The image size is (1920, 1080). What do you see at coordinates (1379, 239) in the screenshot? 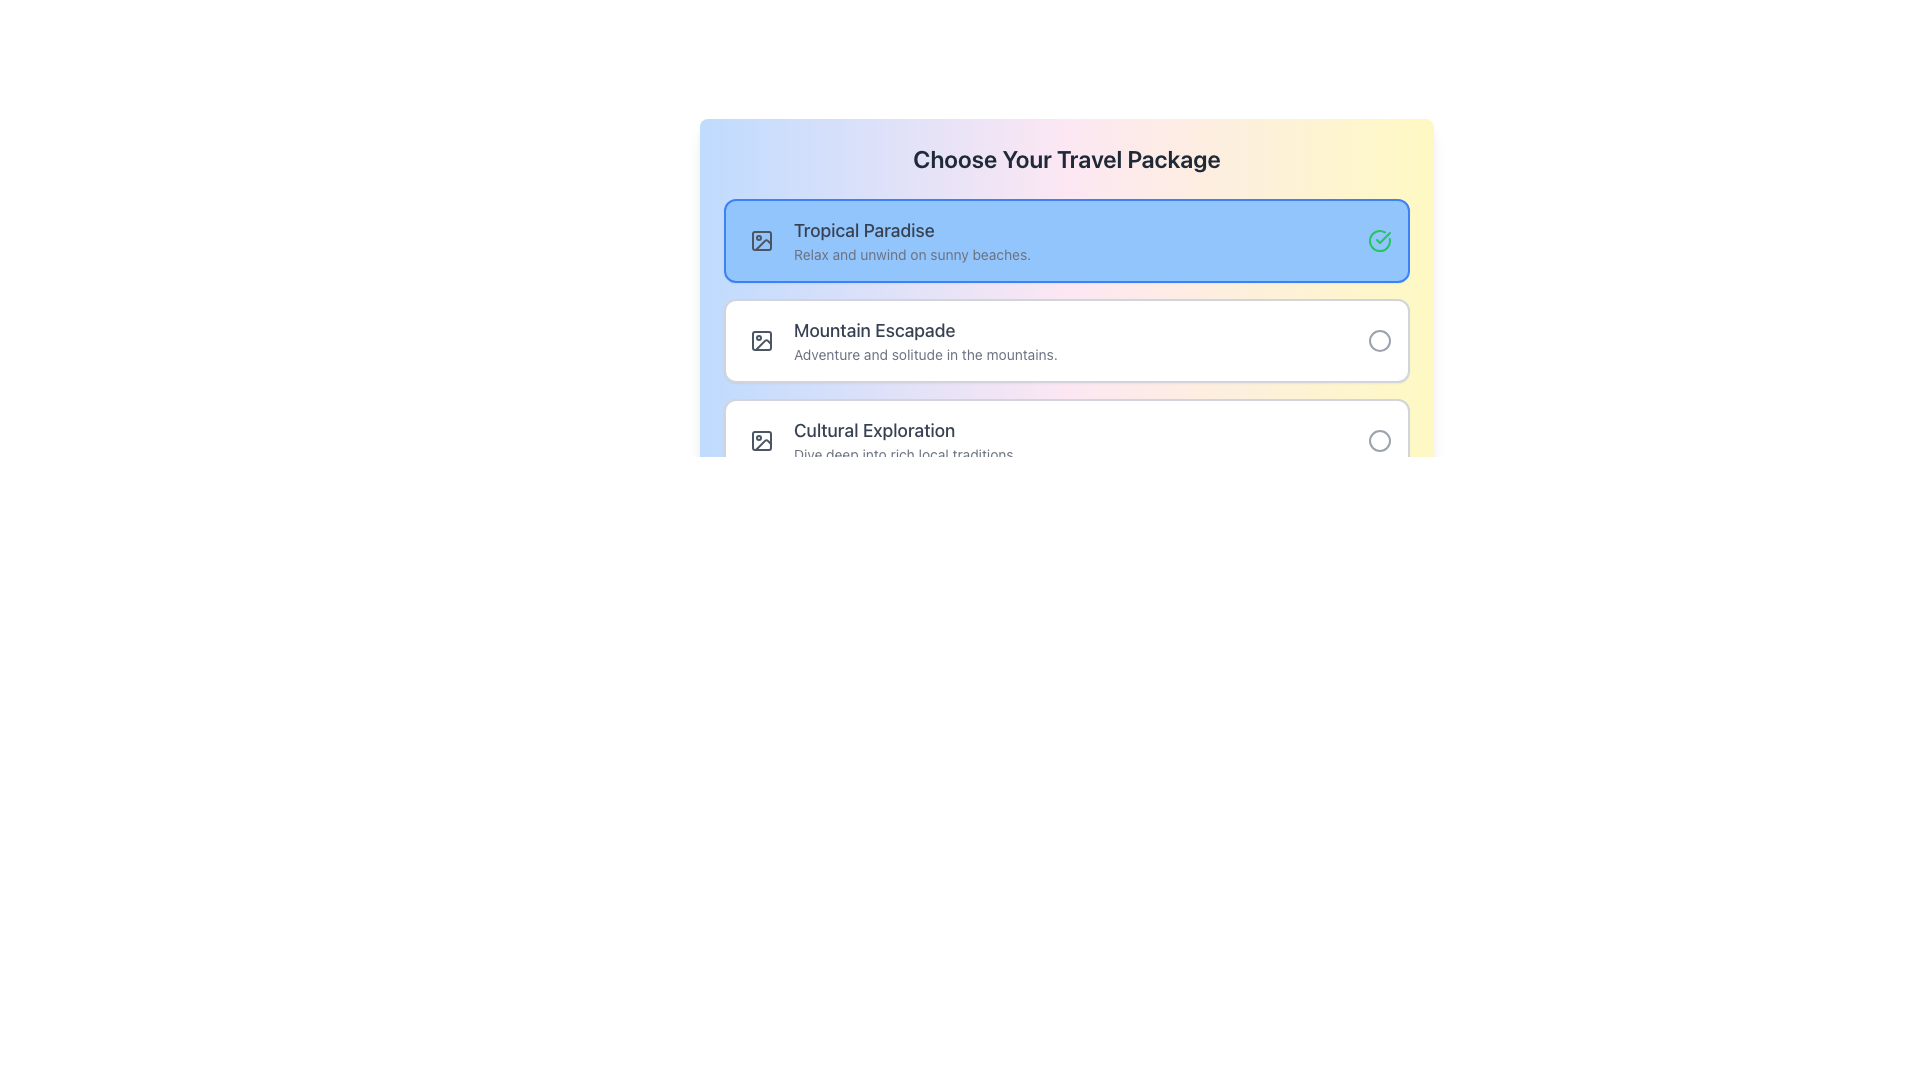
I see `Decorative Icon, a green circular icon with a checkmark indicating completion, located in the top-right corner of the 'Tropical Paradise' card` at bounding box center [1379, 239].